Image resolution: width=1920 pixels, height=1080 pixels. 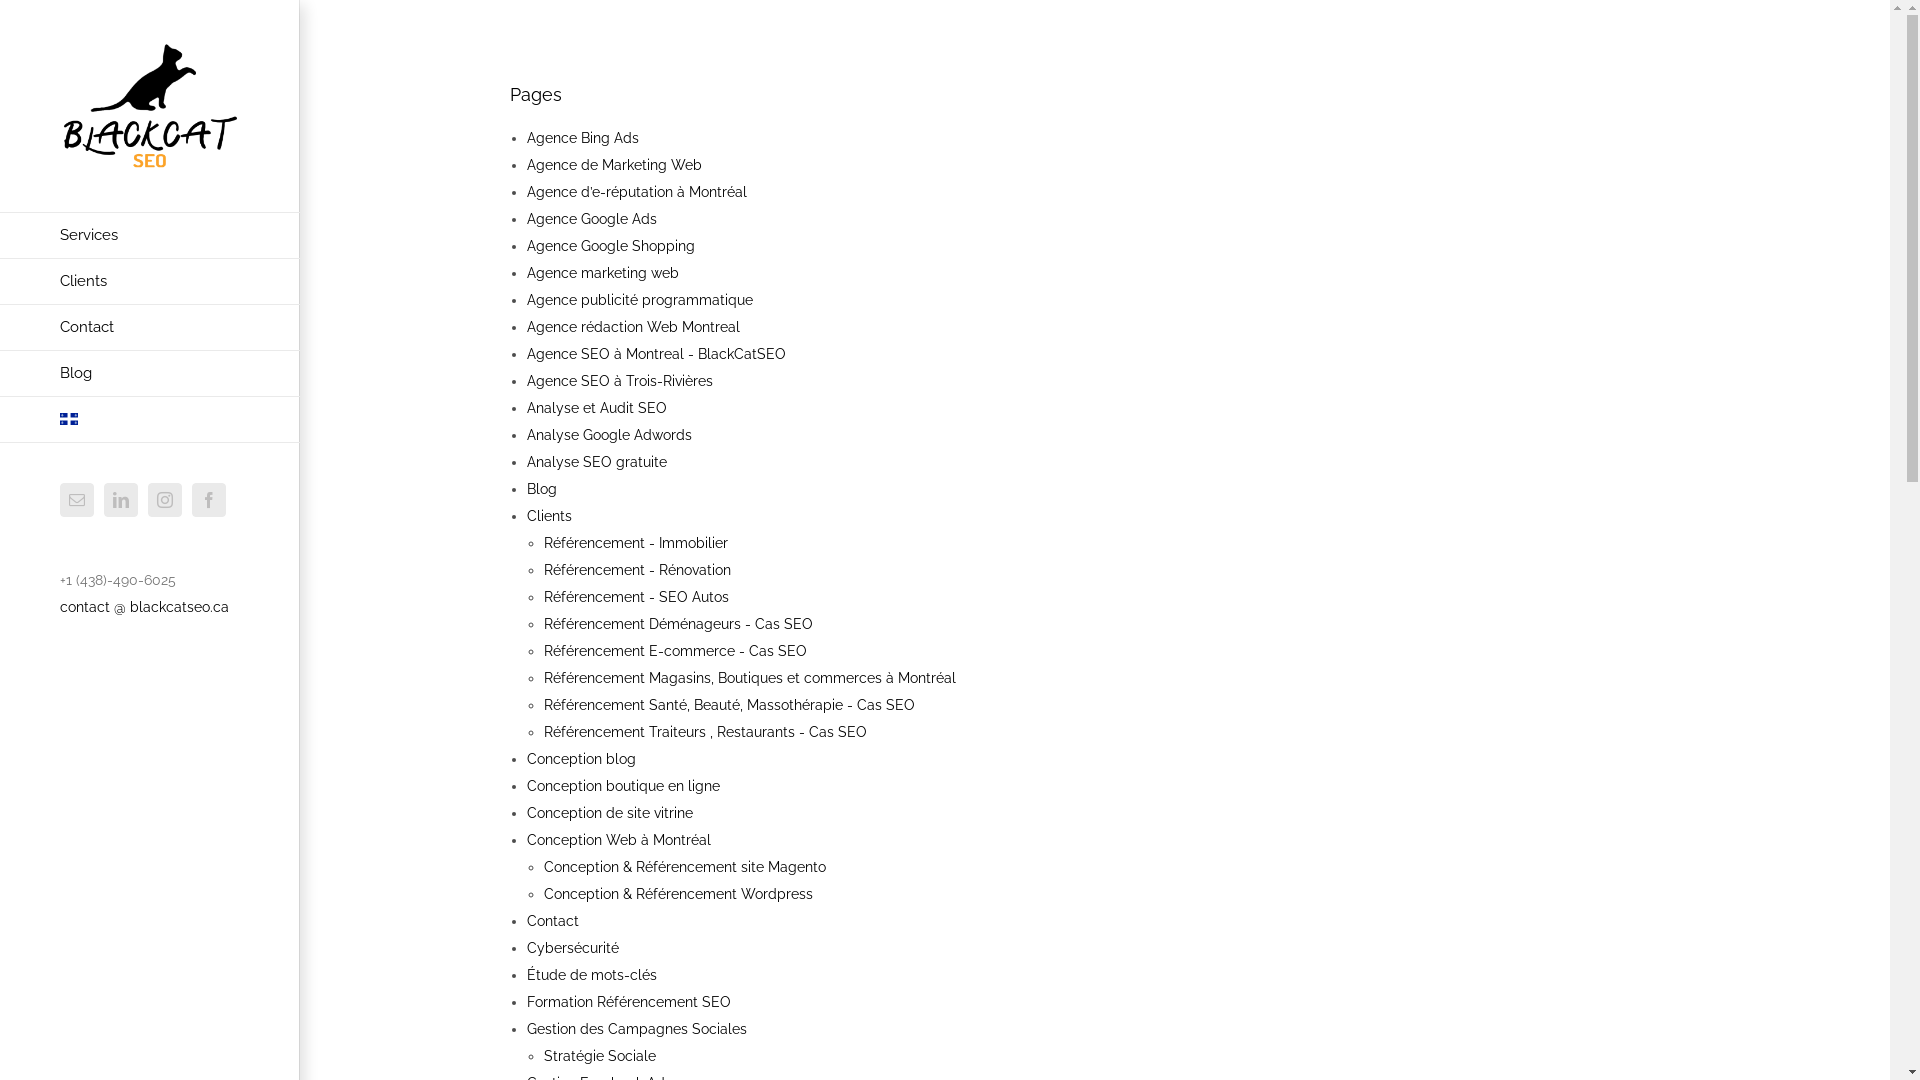 I want to click on 'Conception boutique en ligne', so click(x=622, y=785).